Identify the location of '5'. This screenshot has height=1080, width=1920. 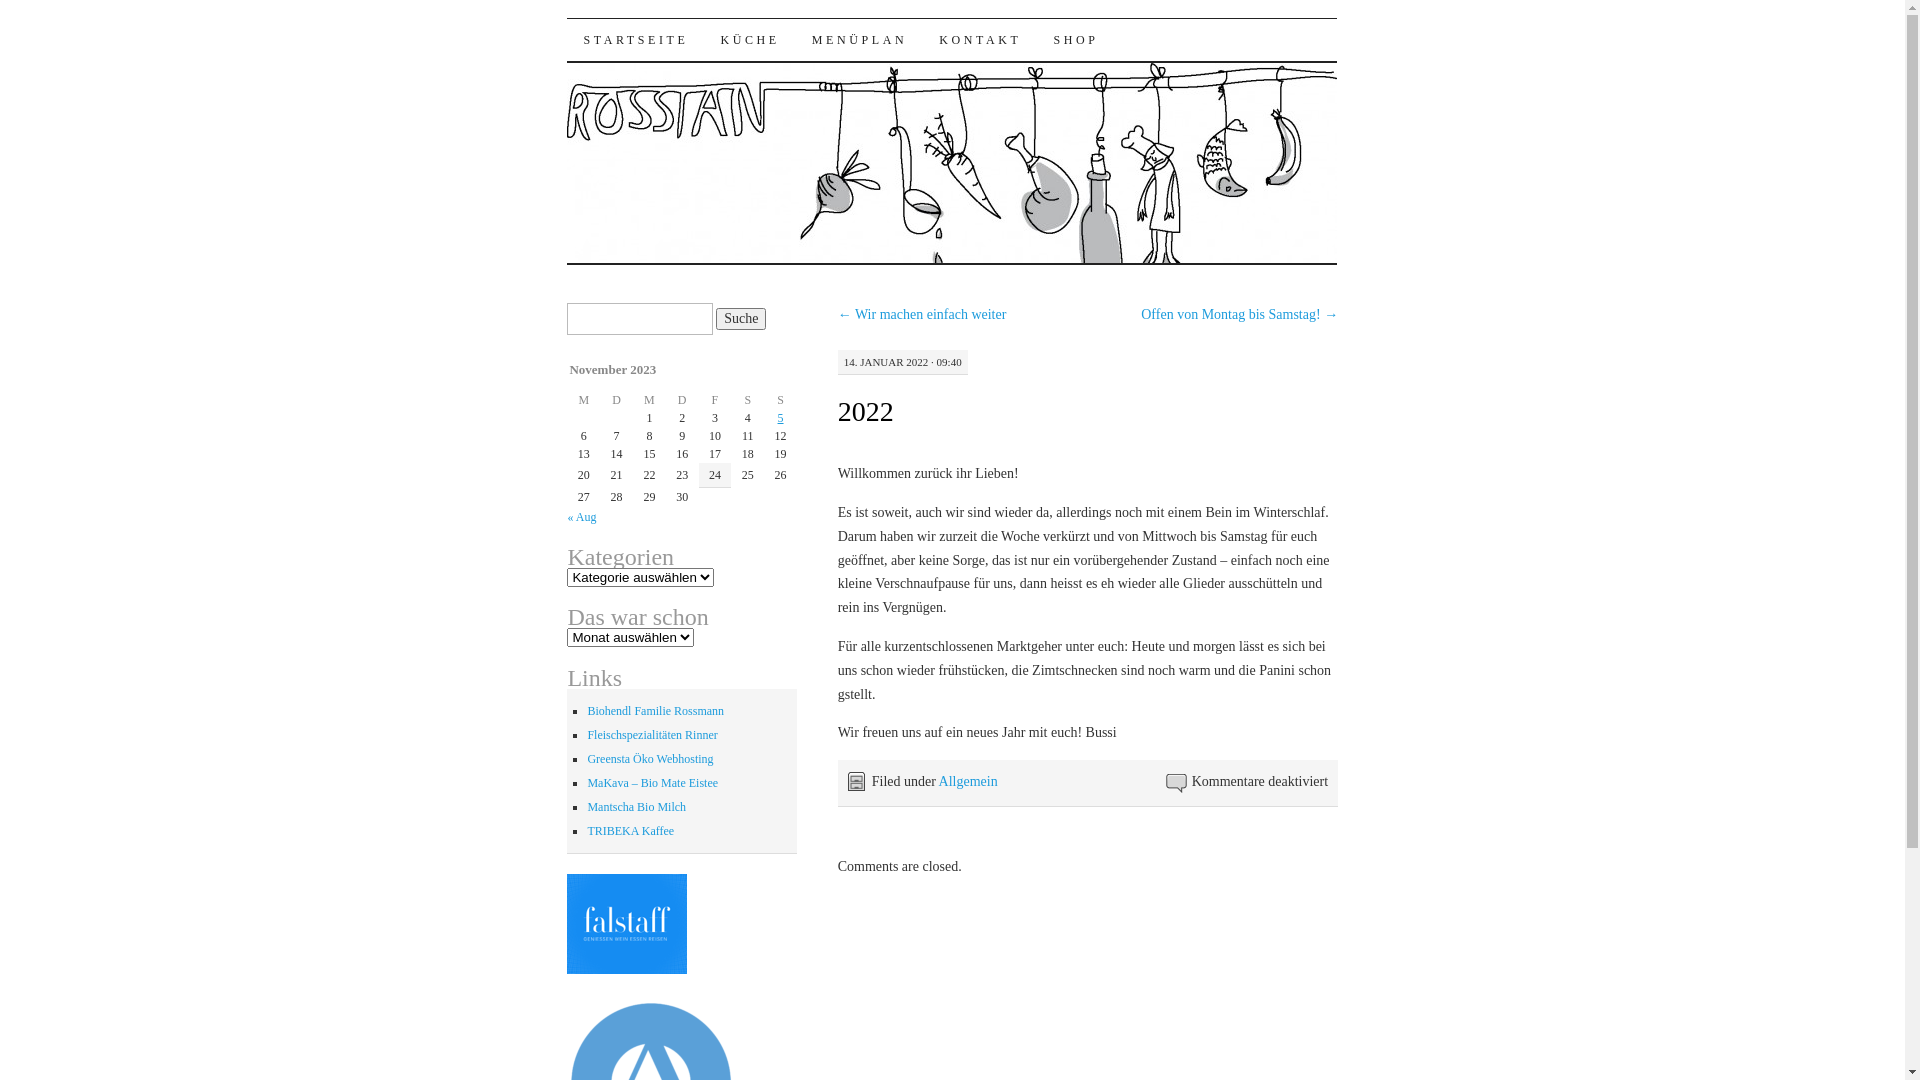
(780, 416).